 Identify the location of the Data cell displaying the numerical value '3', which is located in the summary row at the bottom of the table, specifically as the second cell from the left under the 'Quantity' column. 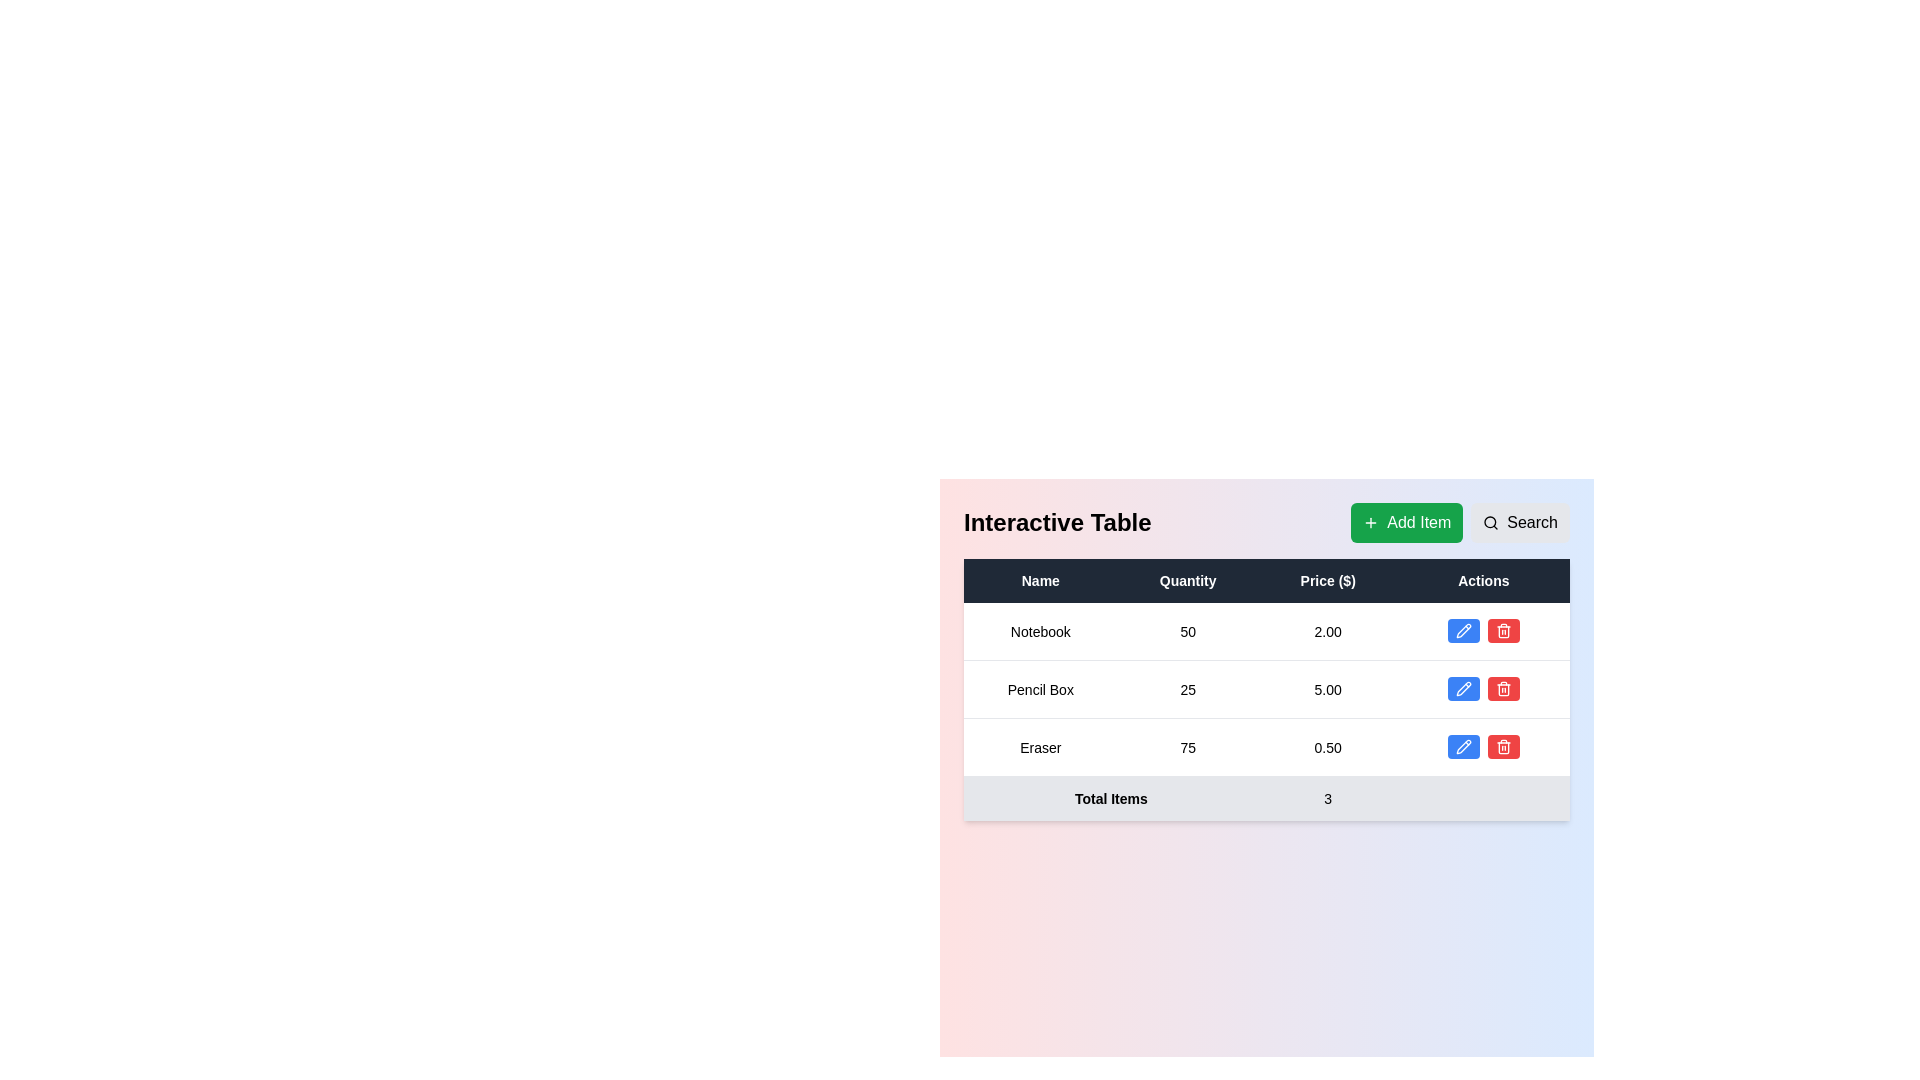
(1328, 797).